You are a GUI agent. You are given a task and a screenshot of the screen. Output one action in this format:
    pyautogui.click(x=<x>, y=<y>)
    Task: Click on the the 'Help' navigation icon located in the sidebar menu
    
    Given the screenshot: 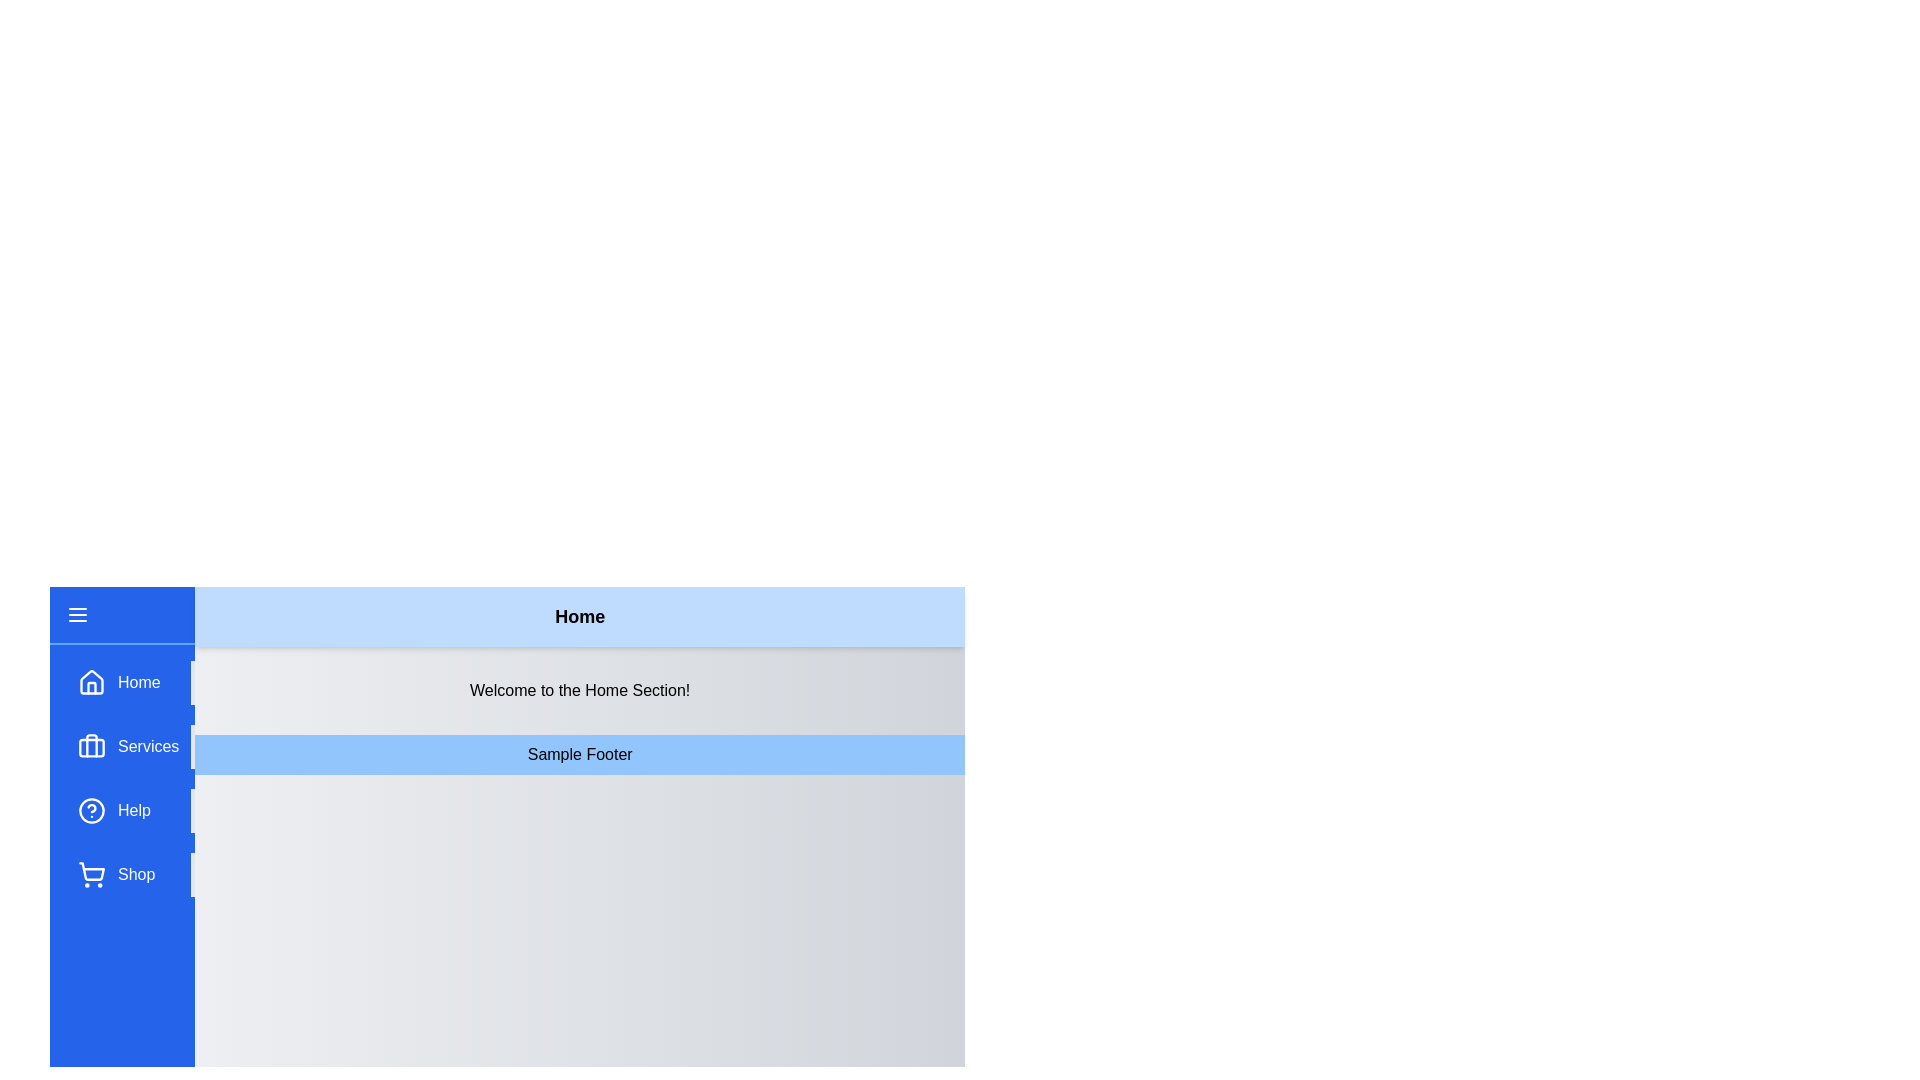 What is the action you would take?
    pyautogui.click(x=90, y=810)
    